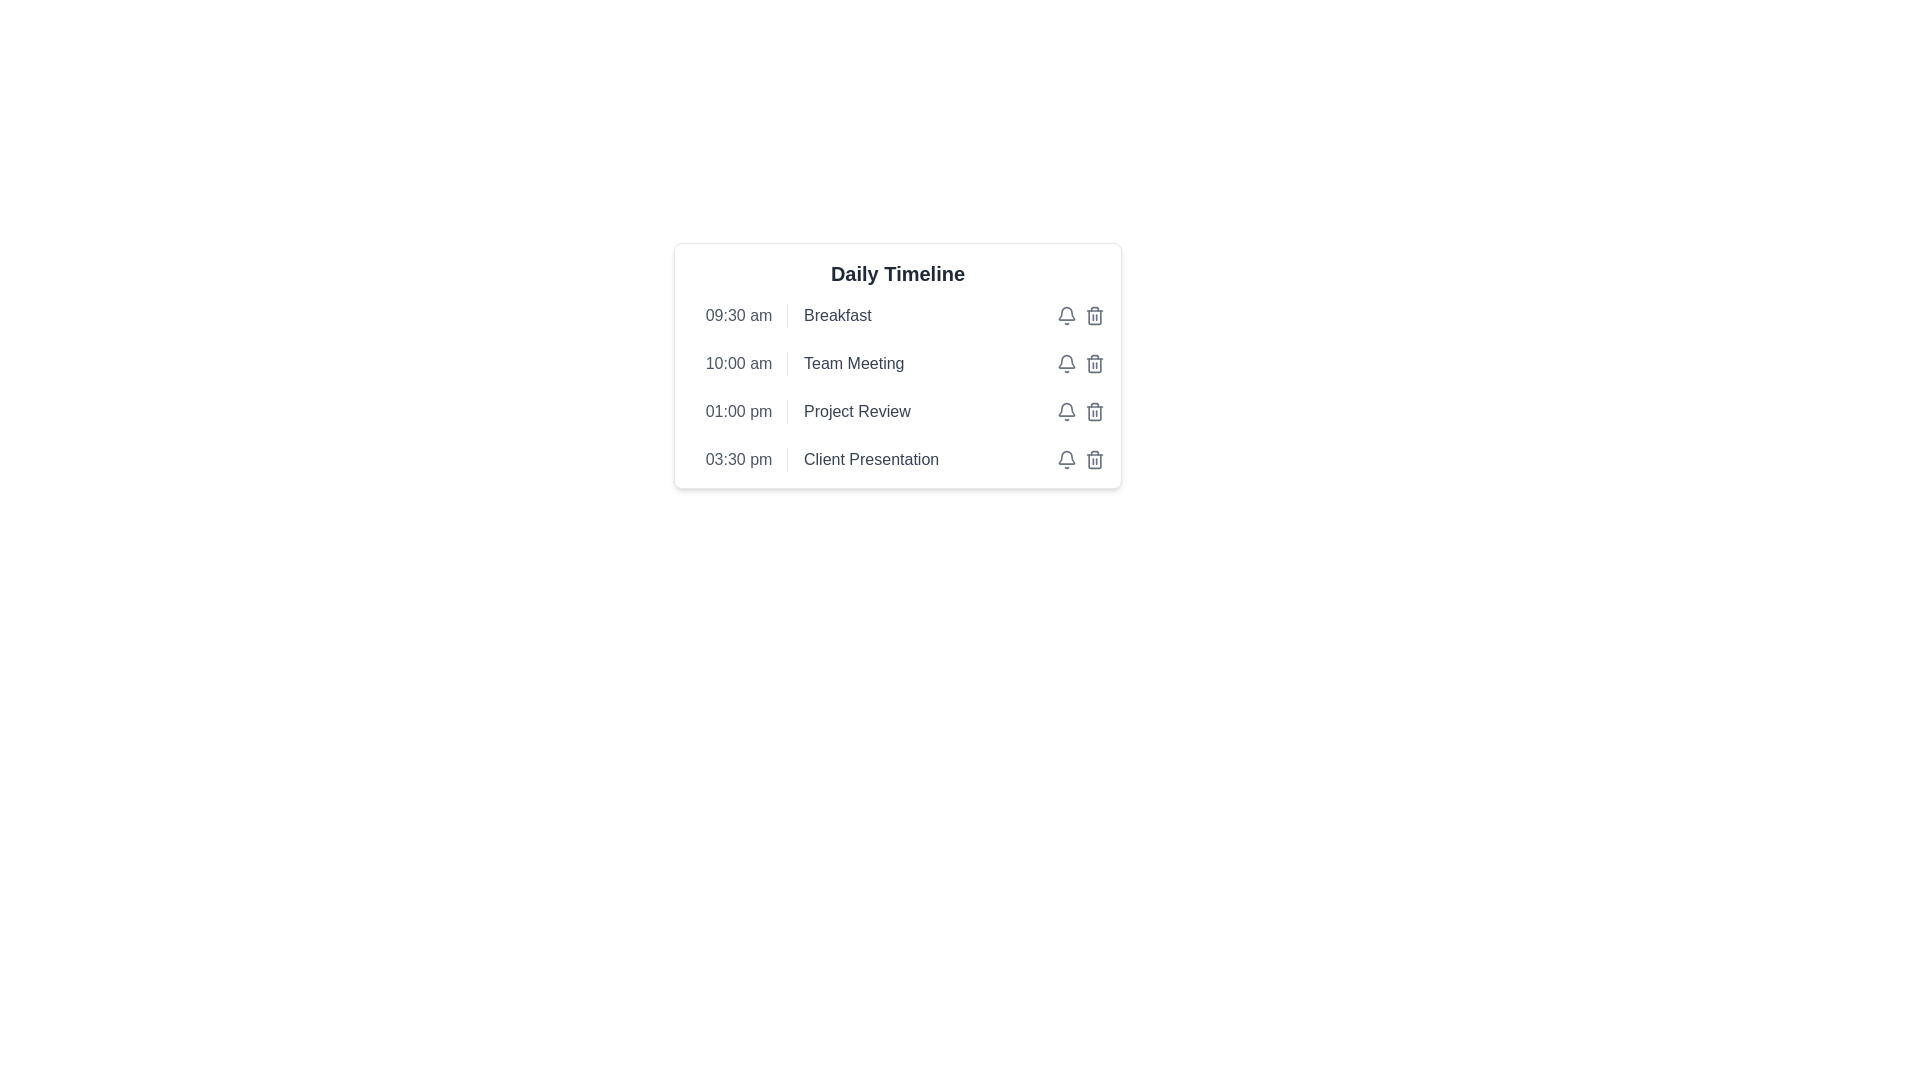  What do you see at coordinates (738, 411) in the screenshot?
I see `the Text element displaying '01:00 pm', which is positioned in the third row of the timeline interface and aligned with other time entries` at bounding box center [738, 411].